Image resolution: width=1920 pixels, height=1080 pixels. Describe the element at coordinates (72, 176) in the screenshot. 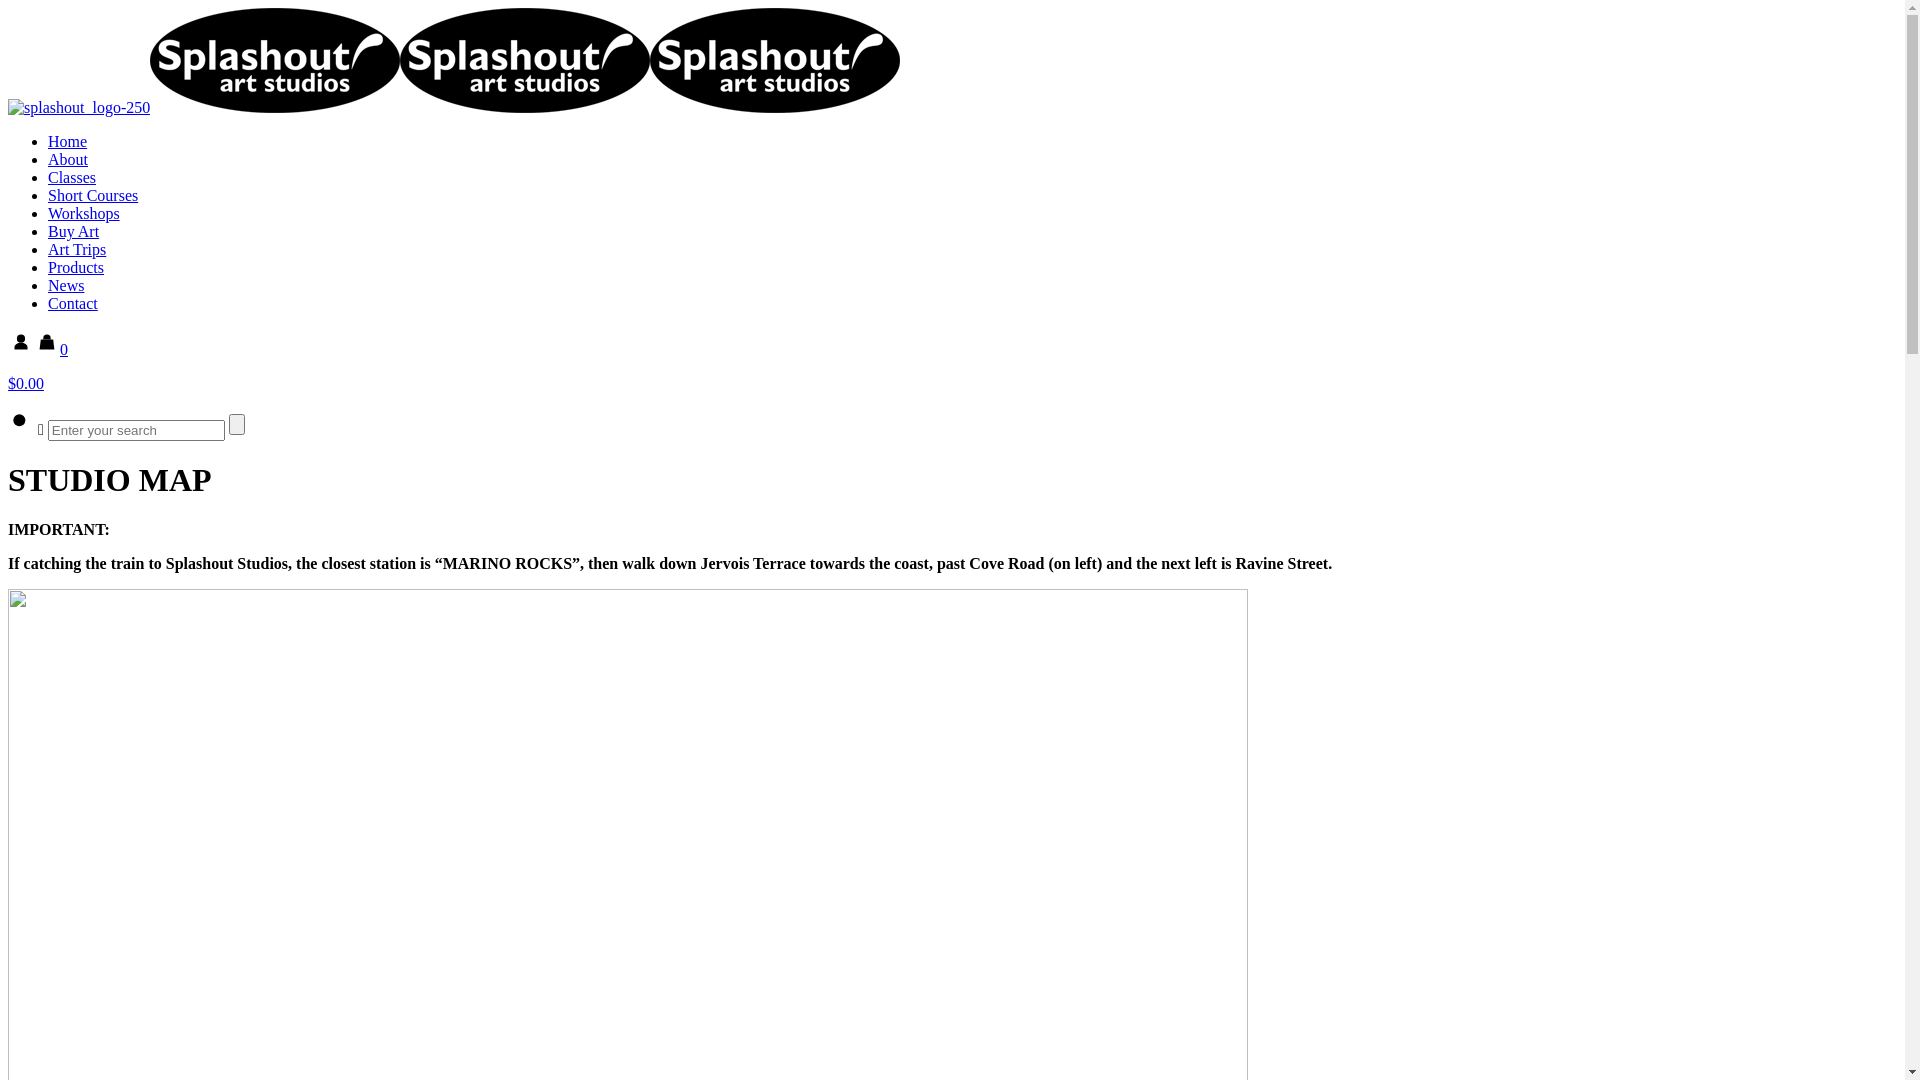

I see `'Classes'` at that location.